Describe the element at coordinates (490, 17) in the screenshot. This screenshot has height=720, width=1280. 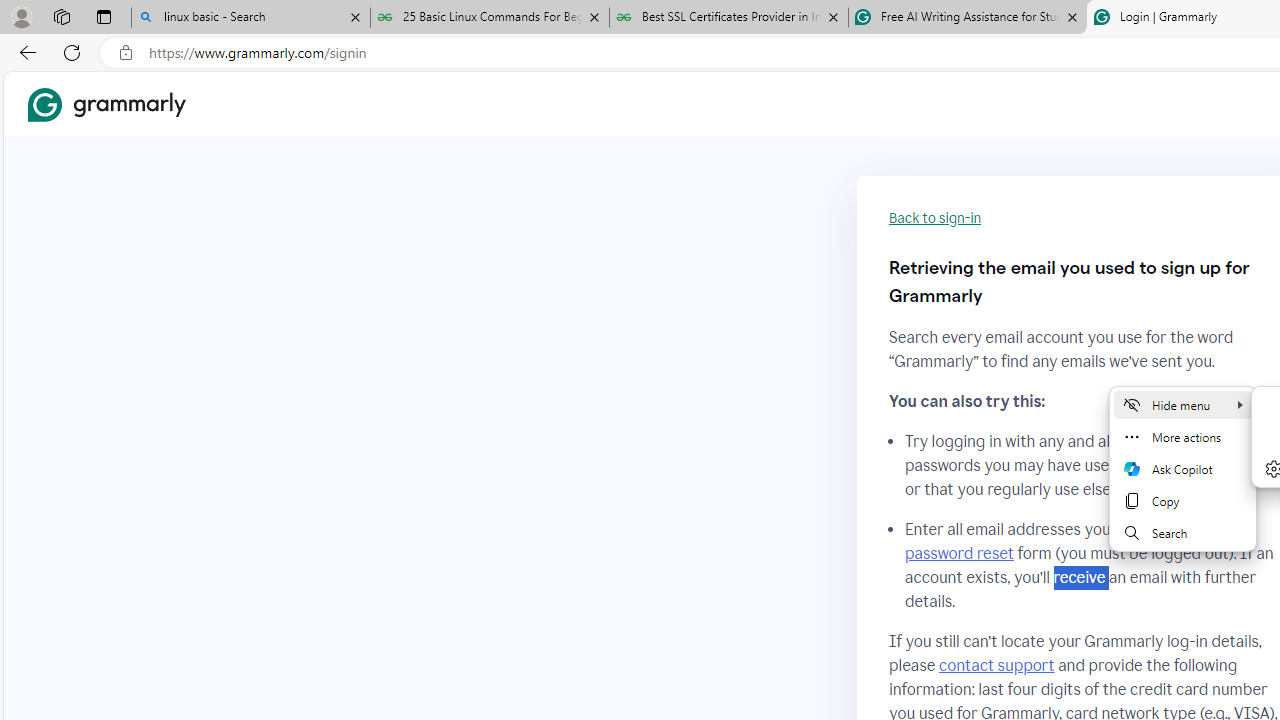
I see `'25 Basic Linux Commands For Beginners - GeeksforGeeks'` at that location.